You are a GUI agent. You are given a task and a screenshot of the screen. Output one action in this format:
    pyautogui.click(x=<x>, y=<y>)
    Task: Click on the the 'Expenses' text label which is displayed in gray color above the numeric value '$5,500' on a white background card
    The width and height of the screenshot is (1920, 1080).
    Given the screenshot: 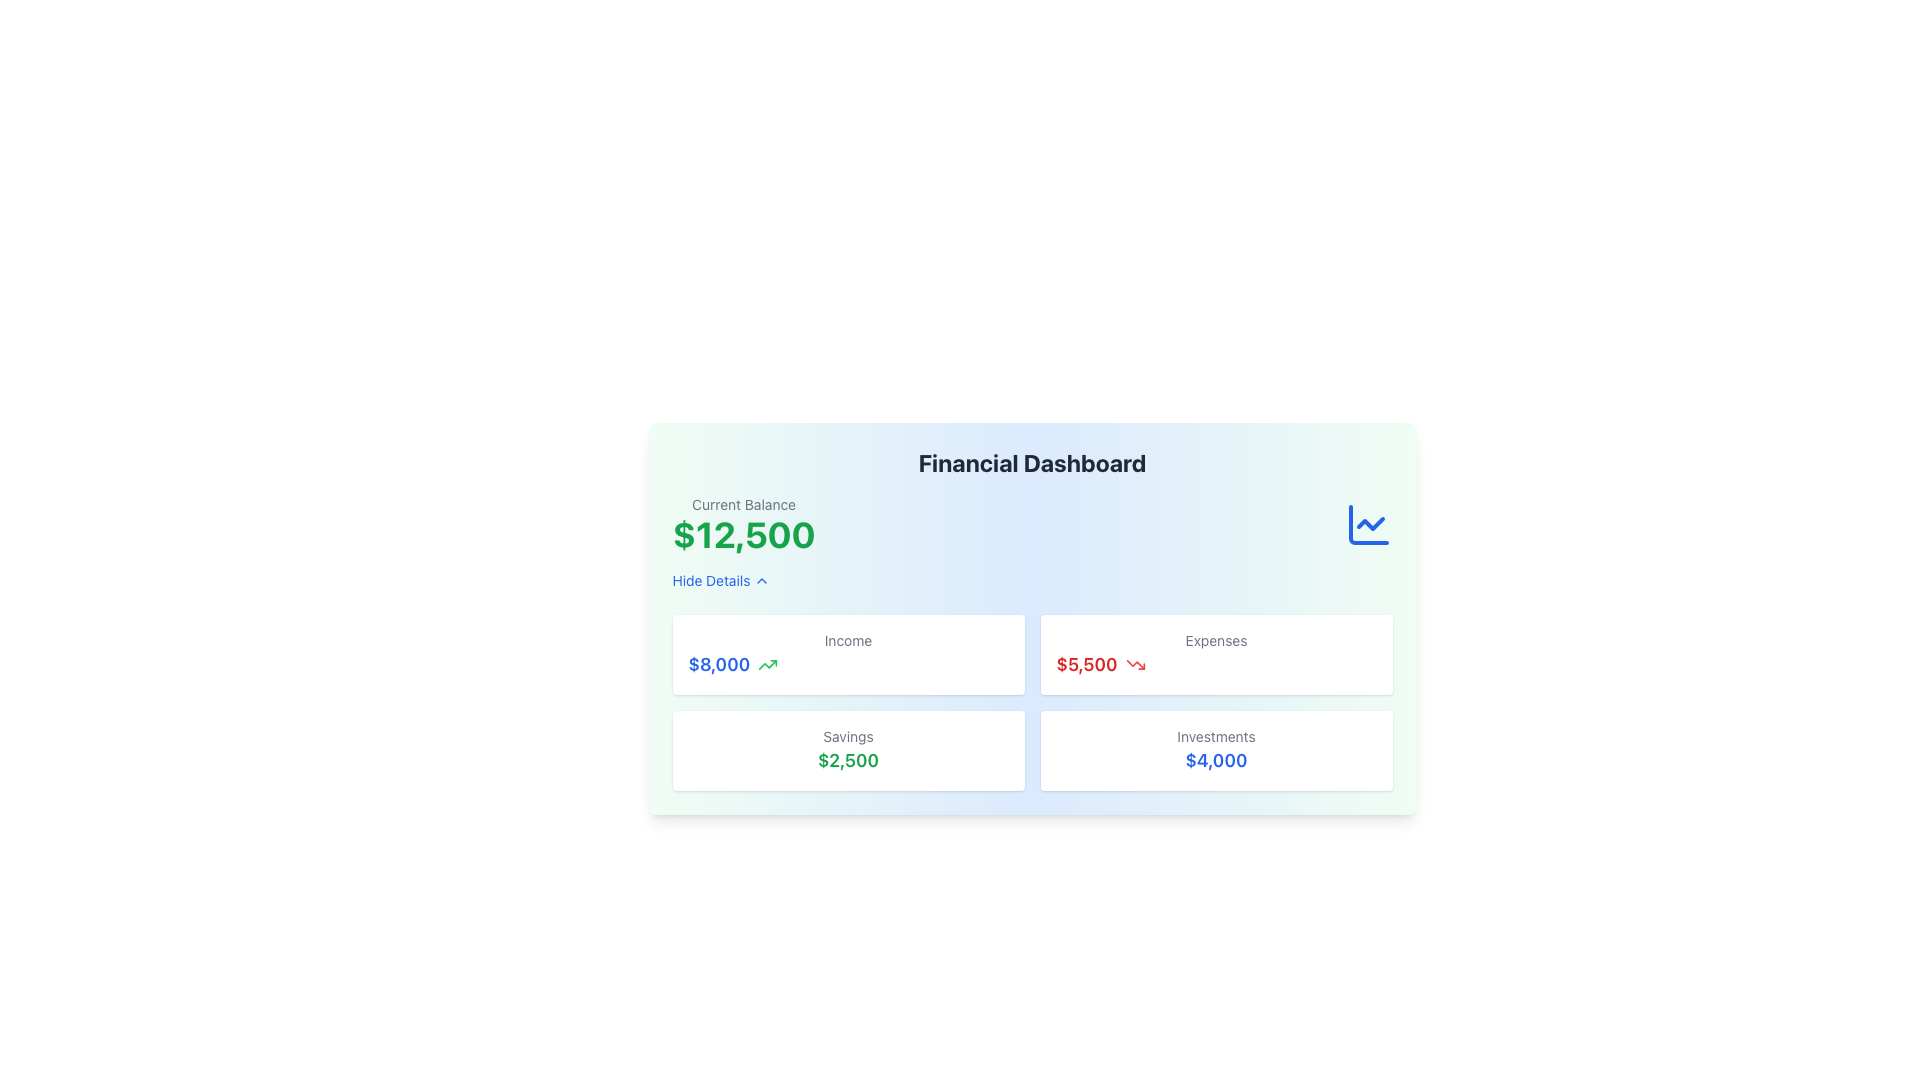 What is the action you would take?
    pyautogui.click(x=1215, y=640)
    